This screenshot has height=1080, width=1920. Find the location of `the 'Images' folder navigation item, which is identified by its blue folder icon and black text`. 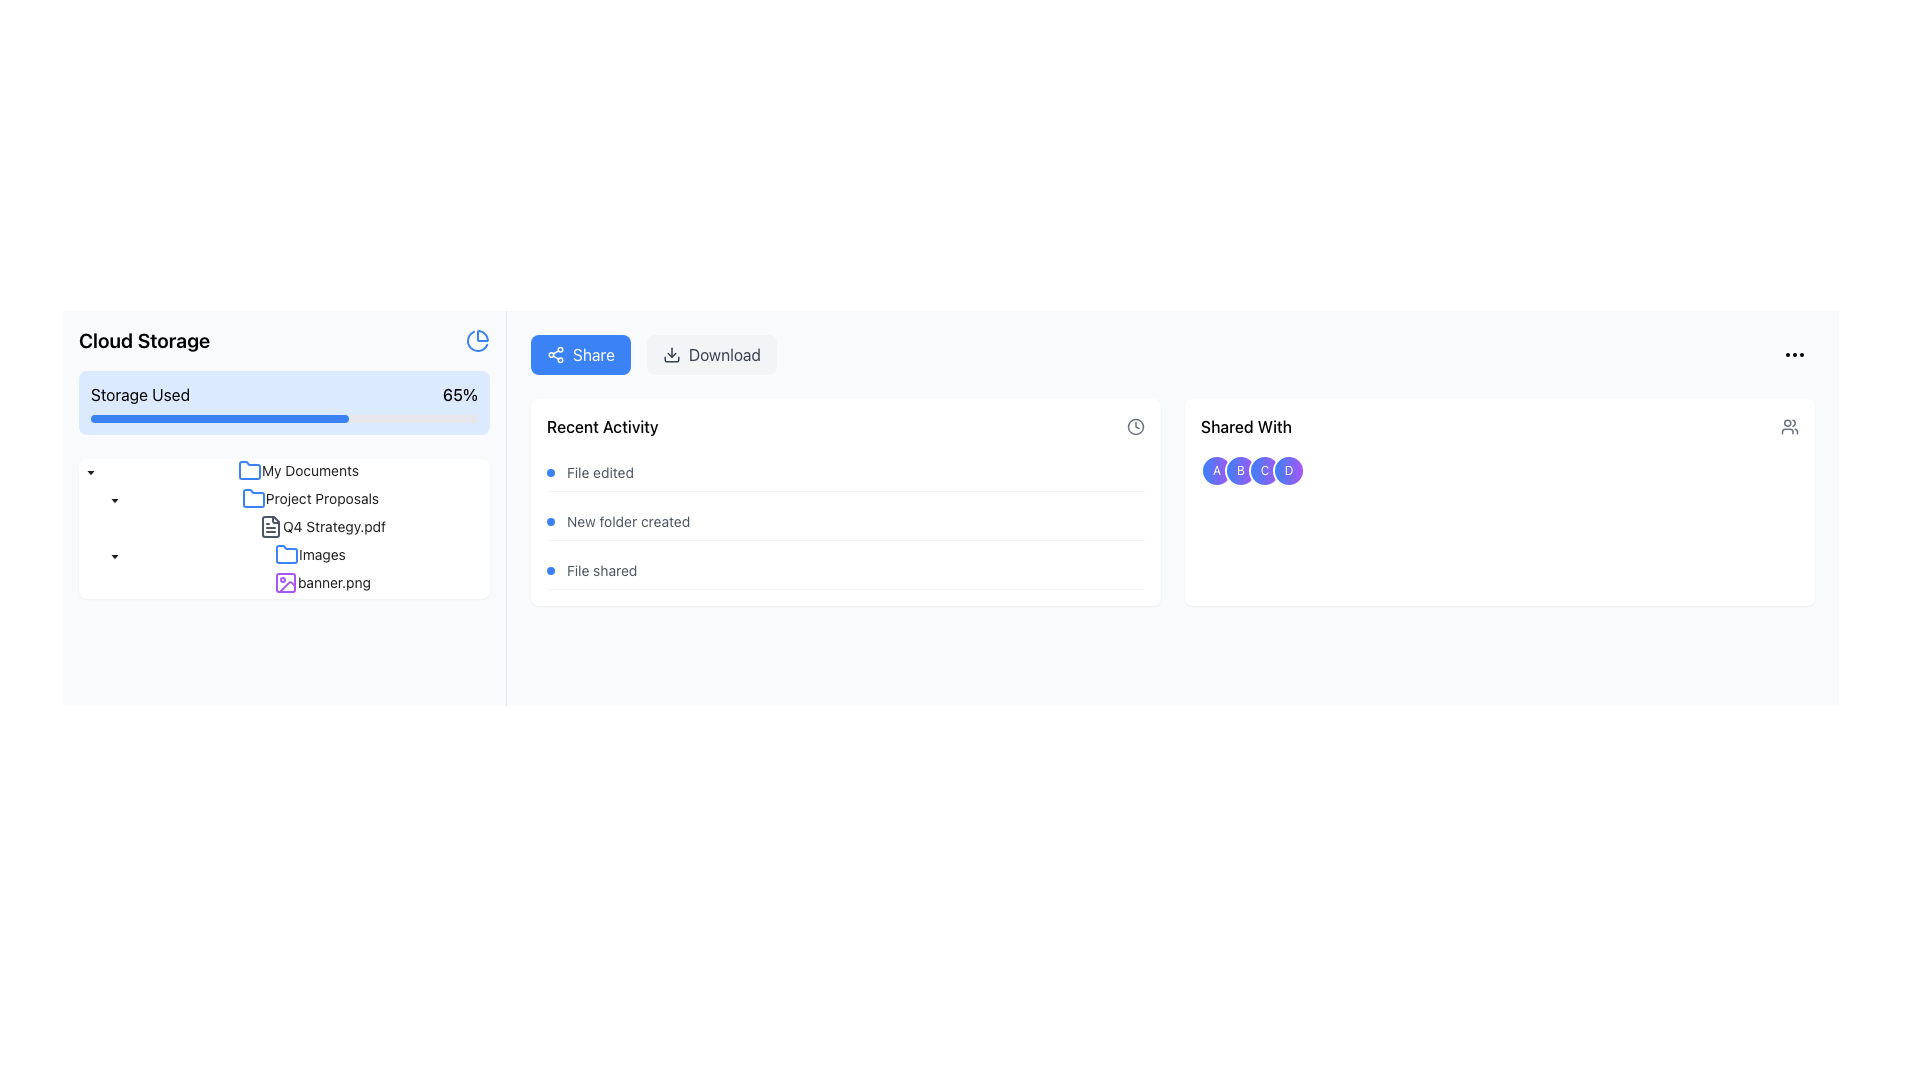

the 'Images' folder navigation item, which is identified by its blue folder icon and black text is located at coordinates (309, 555).